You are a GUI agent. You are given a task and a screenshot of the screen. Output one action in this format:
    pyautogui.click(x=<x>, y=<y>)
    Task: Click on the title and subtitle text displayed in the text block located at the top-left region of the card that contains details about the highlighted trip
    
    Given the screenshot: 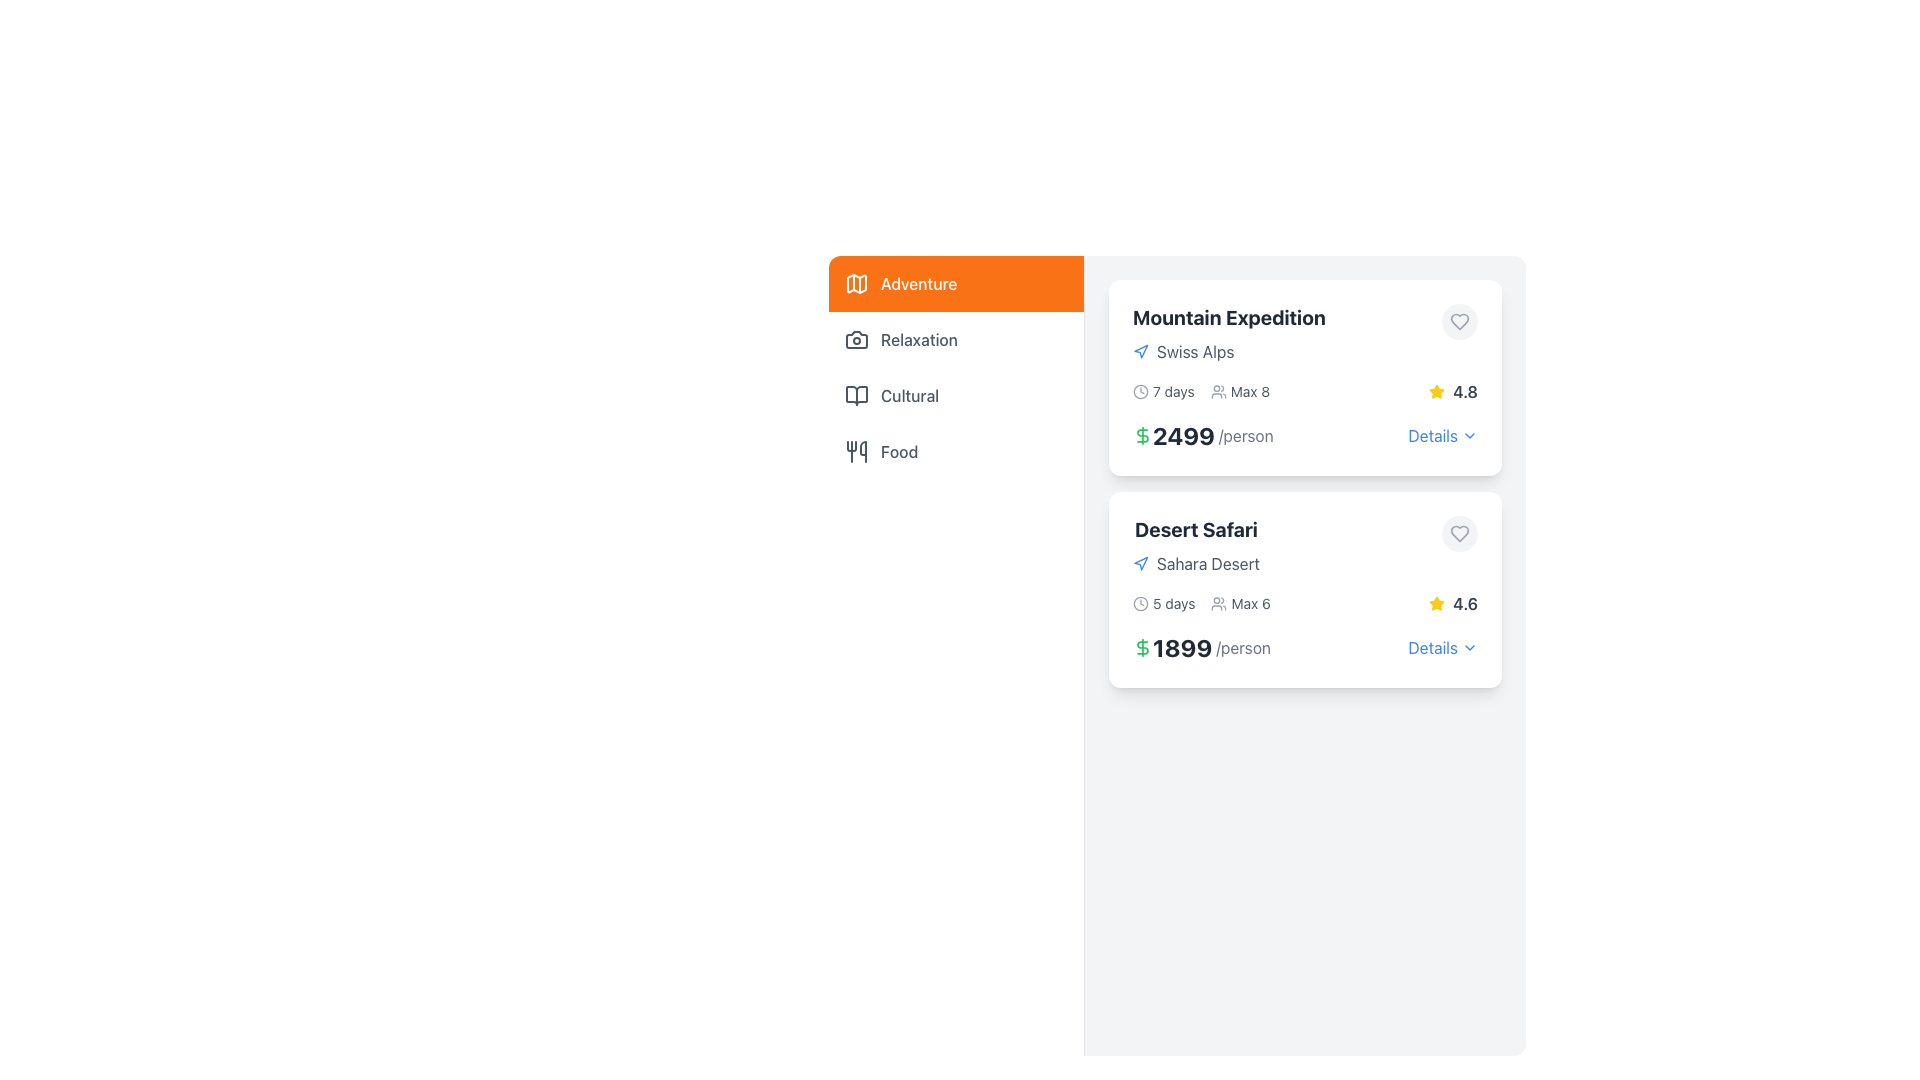 What is the action you would take?
    pyautogui.click(x=1228, y=333)
    